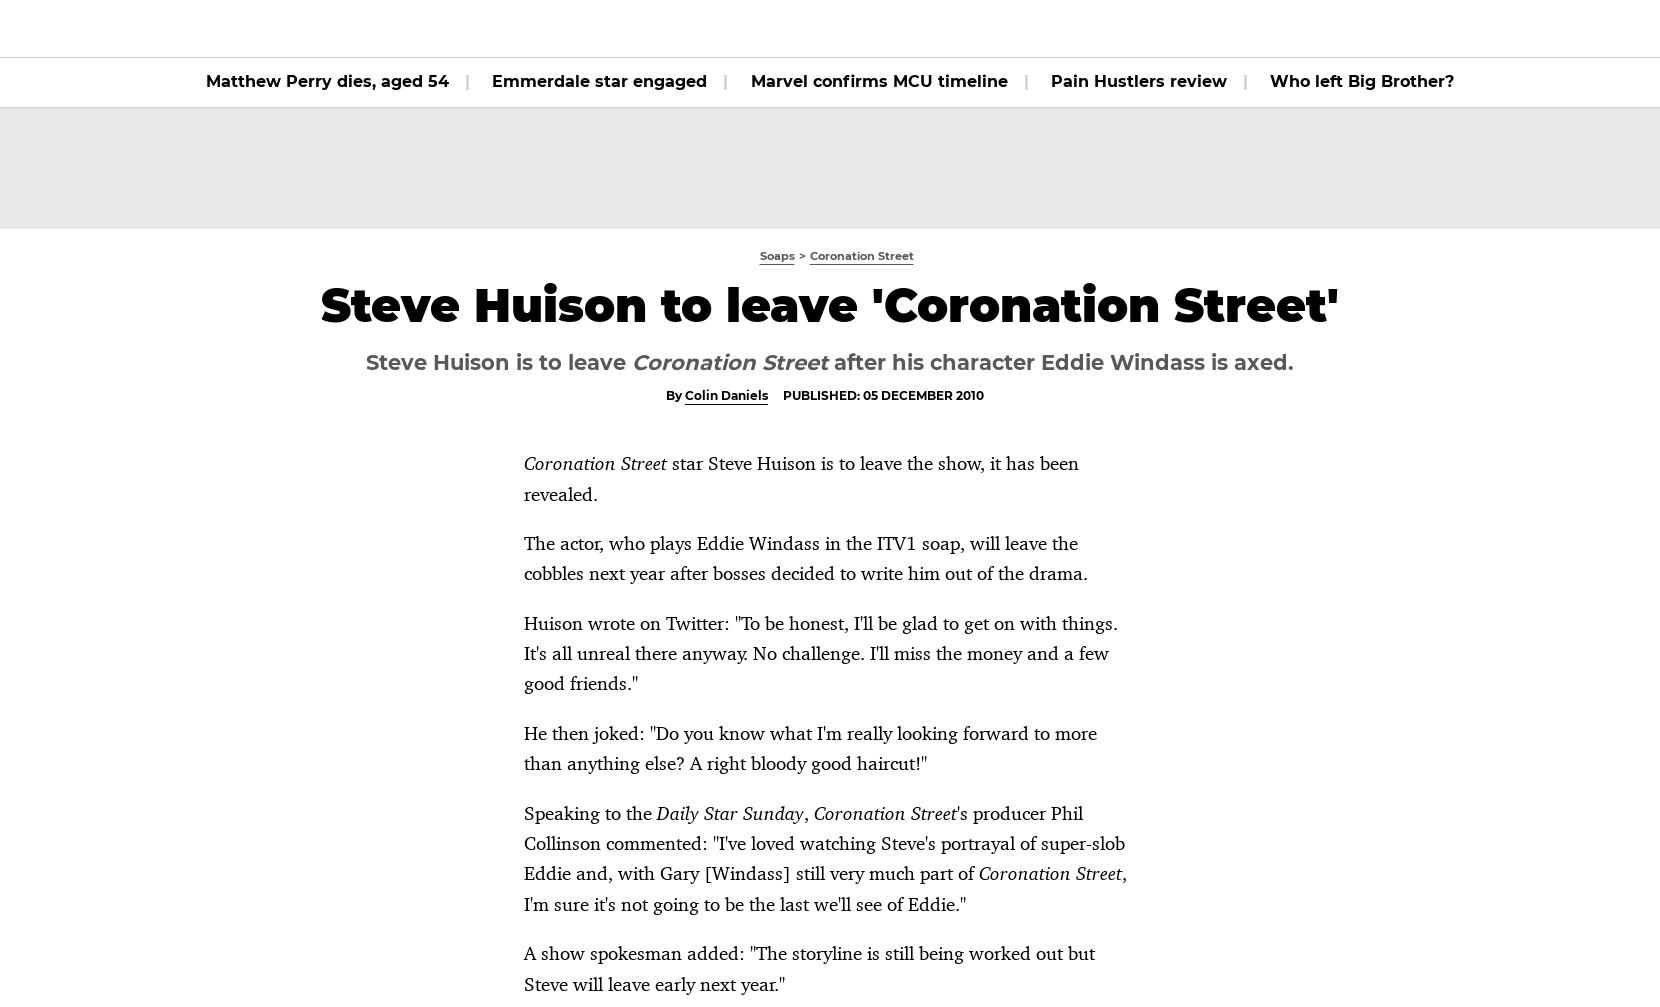  Describe the element at coordinates (572, 28) in the screenshot. I see `'Soaps'` at that location.